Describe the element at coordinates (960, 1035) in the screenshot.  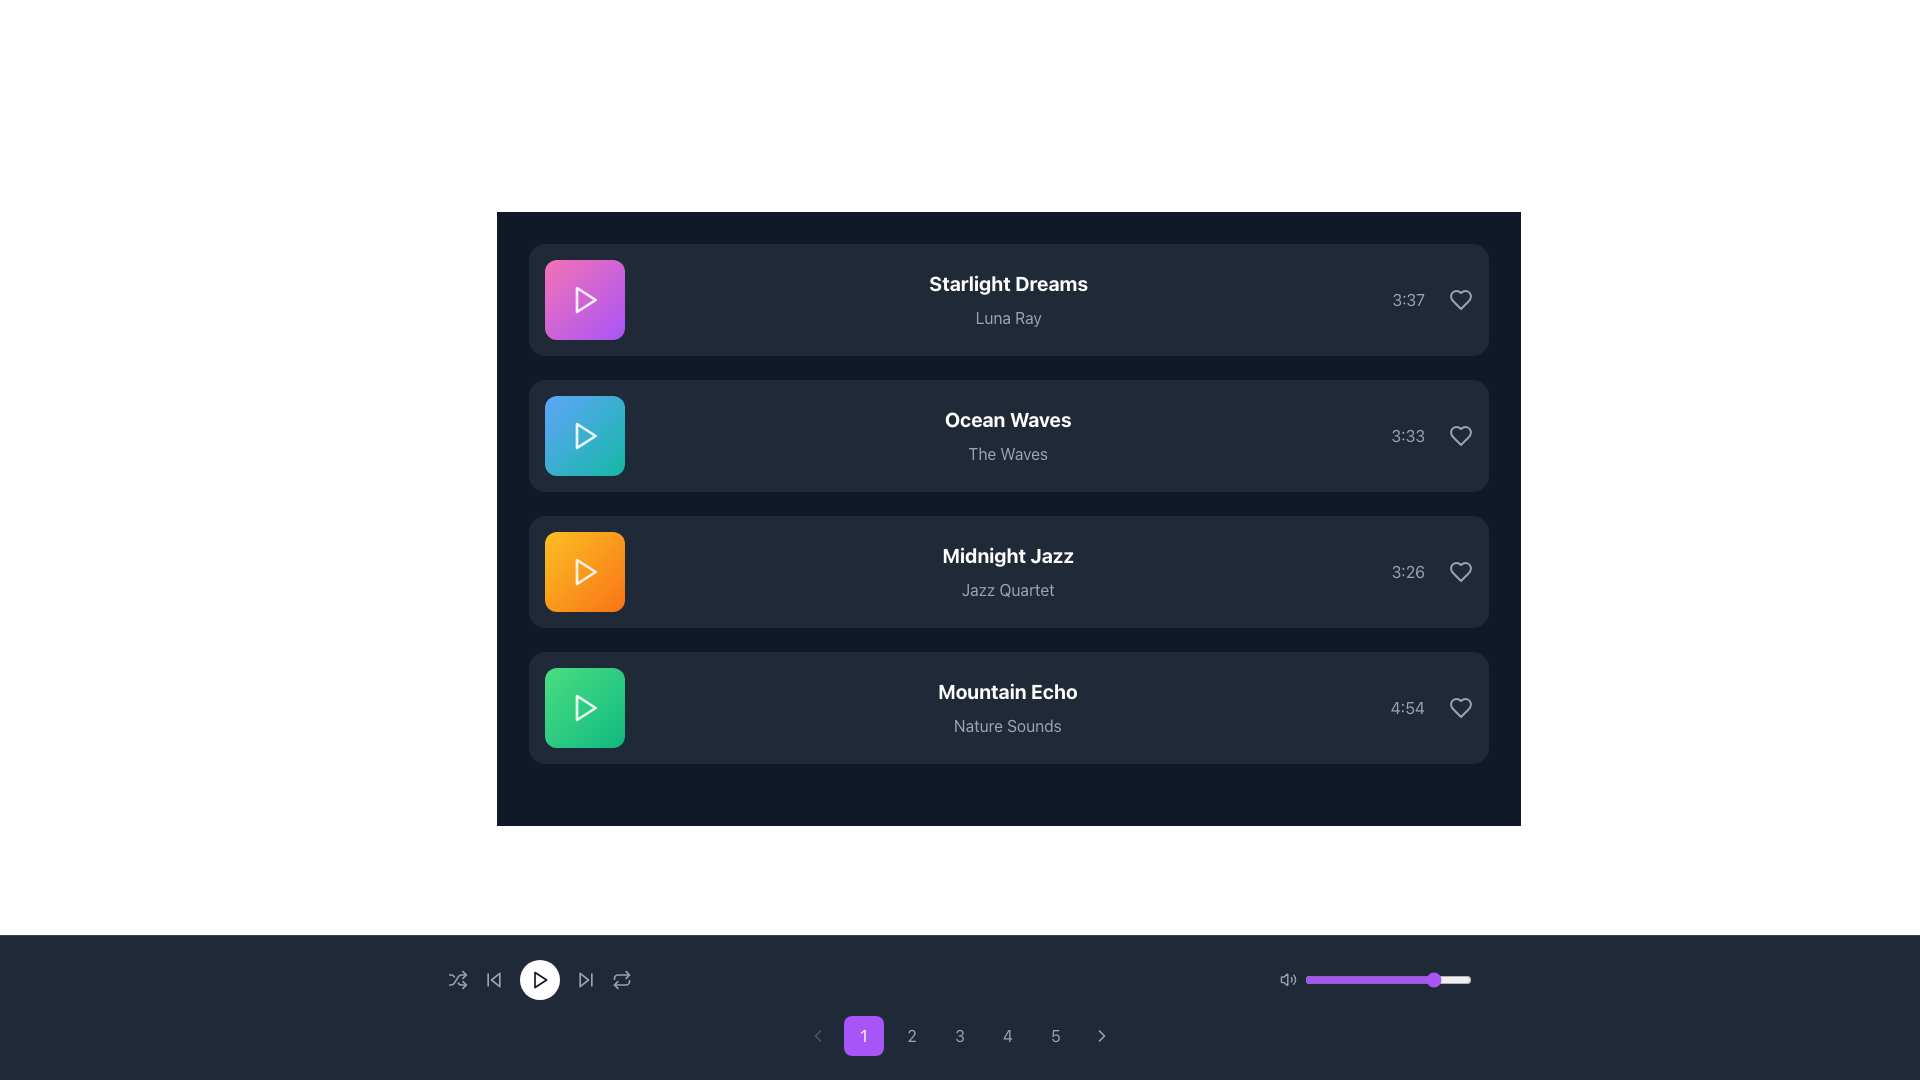
I see `the button labeled '3' in the navigation bar` at that location.